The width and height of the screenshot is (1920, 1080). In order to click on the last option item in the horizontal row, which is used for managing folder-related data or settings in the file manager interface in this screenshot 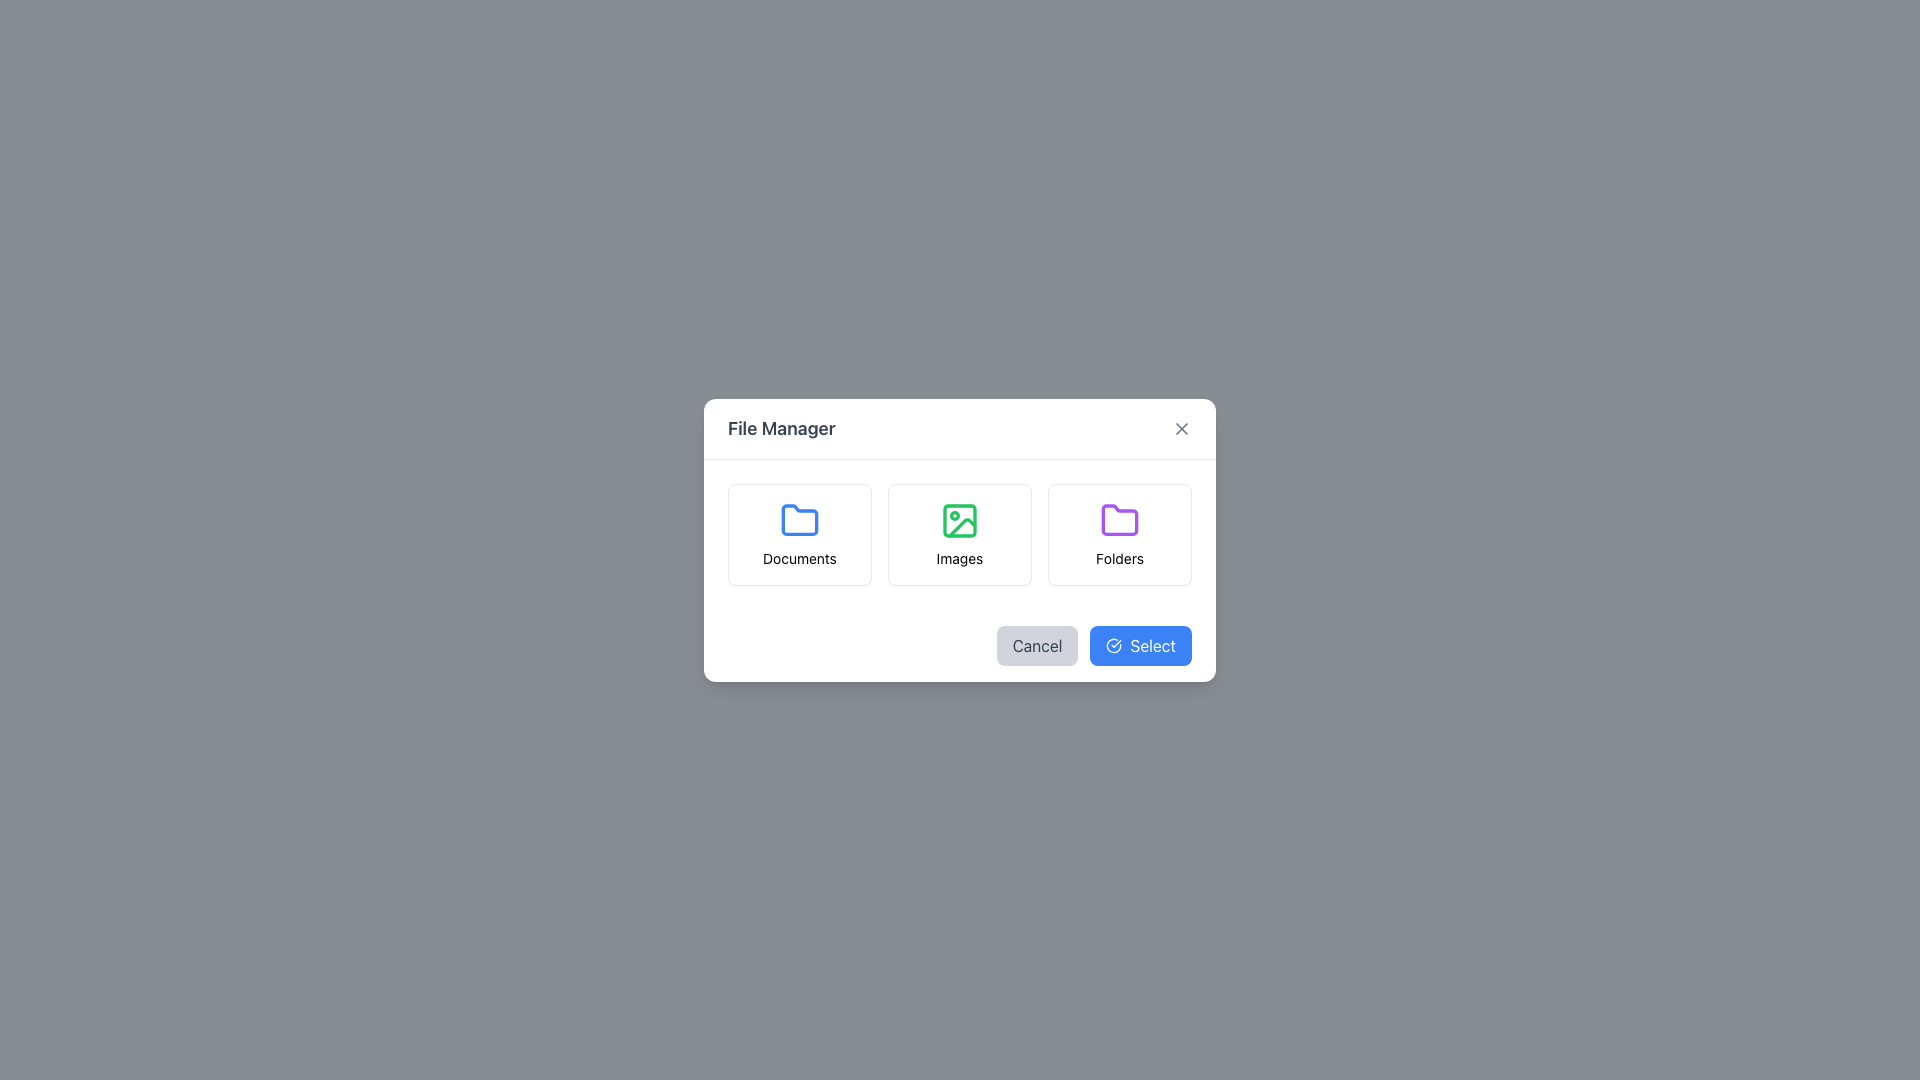, I will do `click(1118, 532)`.